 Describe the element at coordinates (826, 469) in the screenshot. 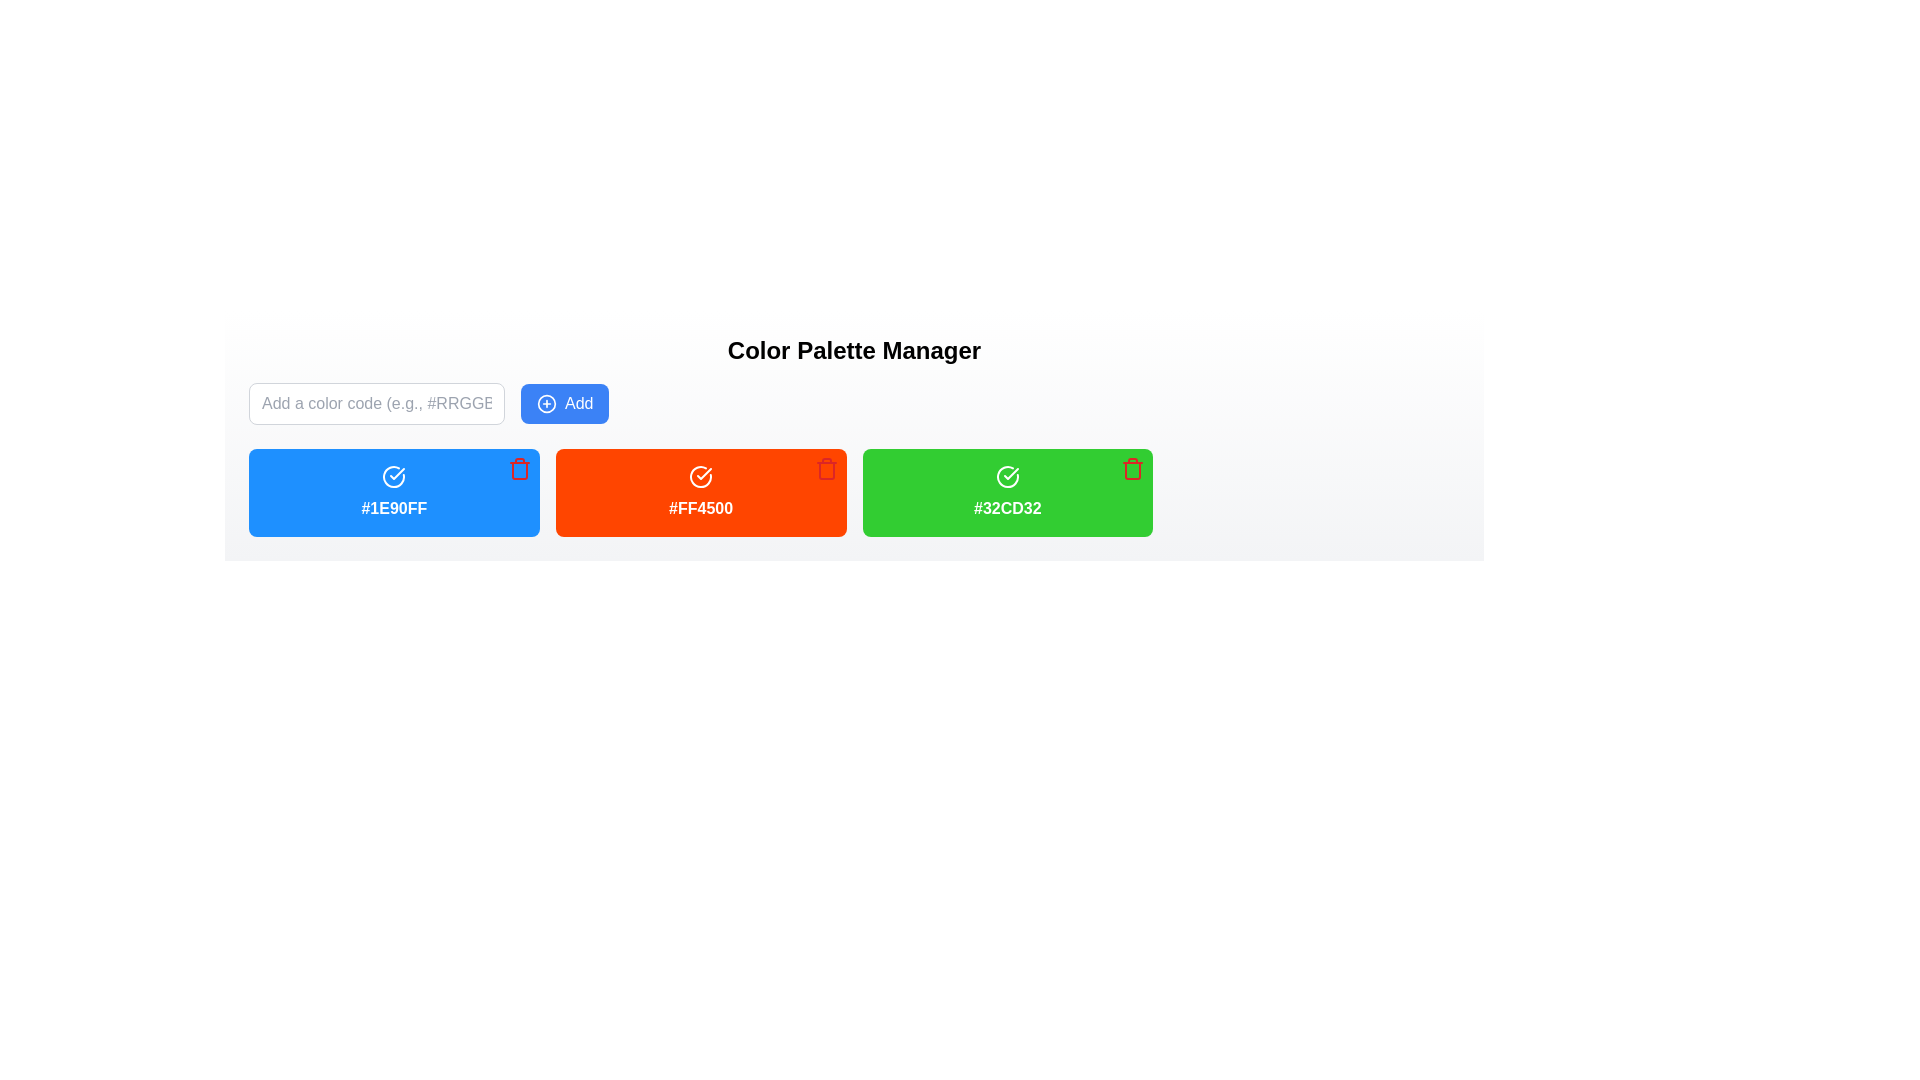

I see `the trash can icon button located at the top-right corner of the card with an orange background` at that location.